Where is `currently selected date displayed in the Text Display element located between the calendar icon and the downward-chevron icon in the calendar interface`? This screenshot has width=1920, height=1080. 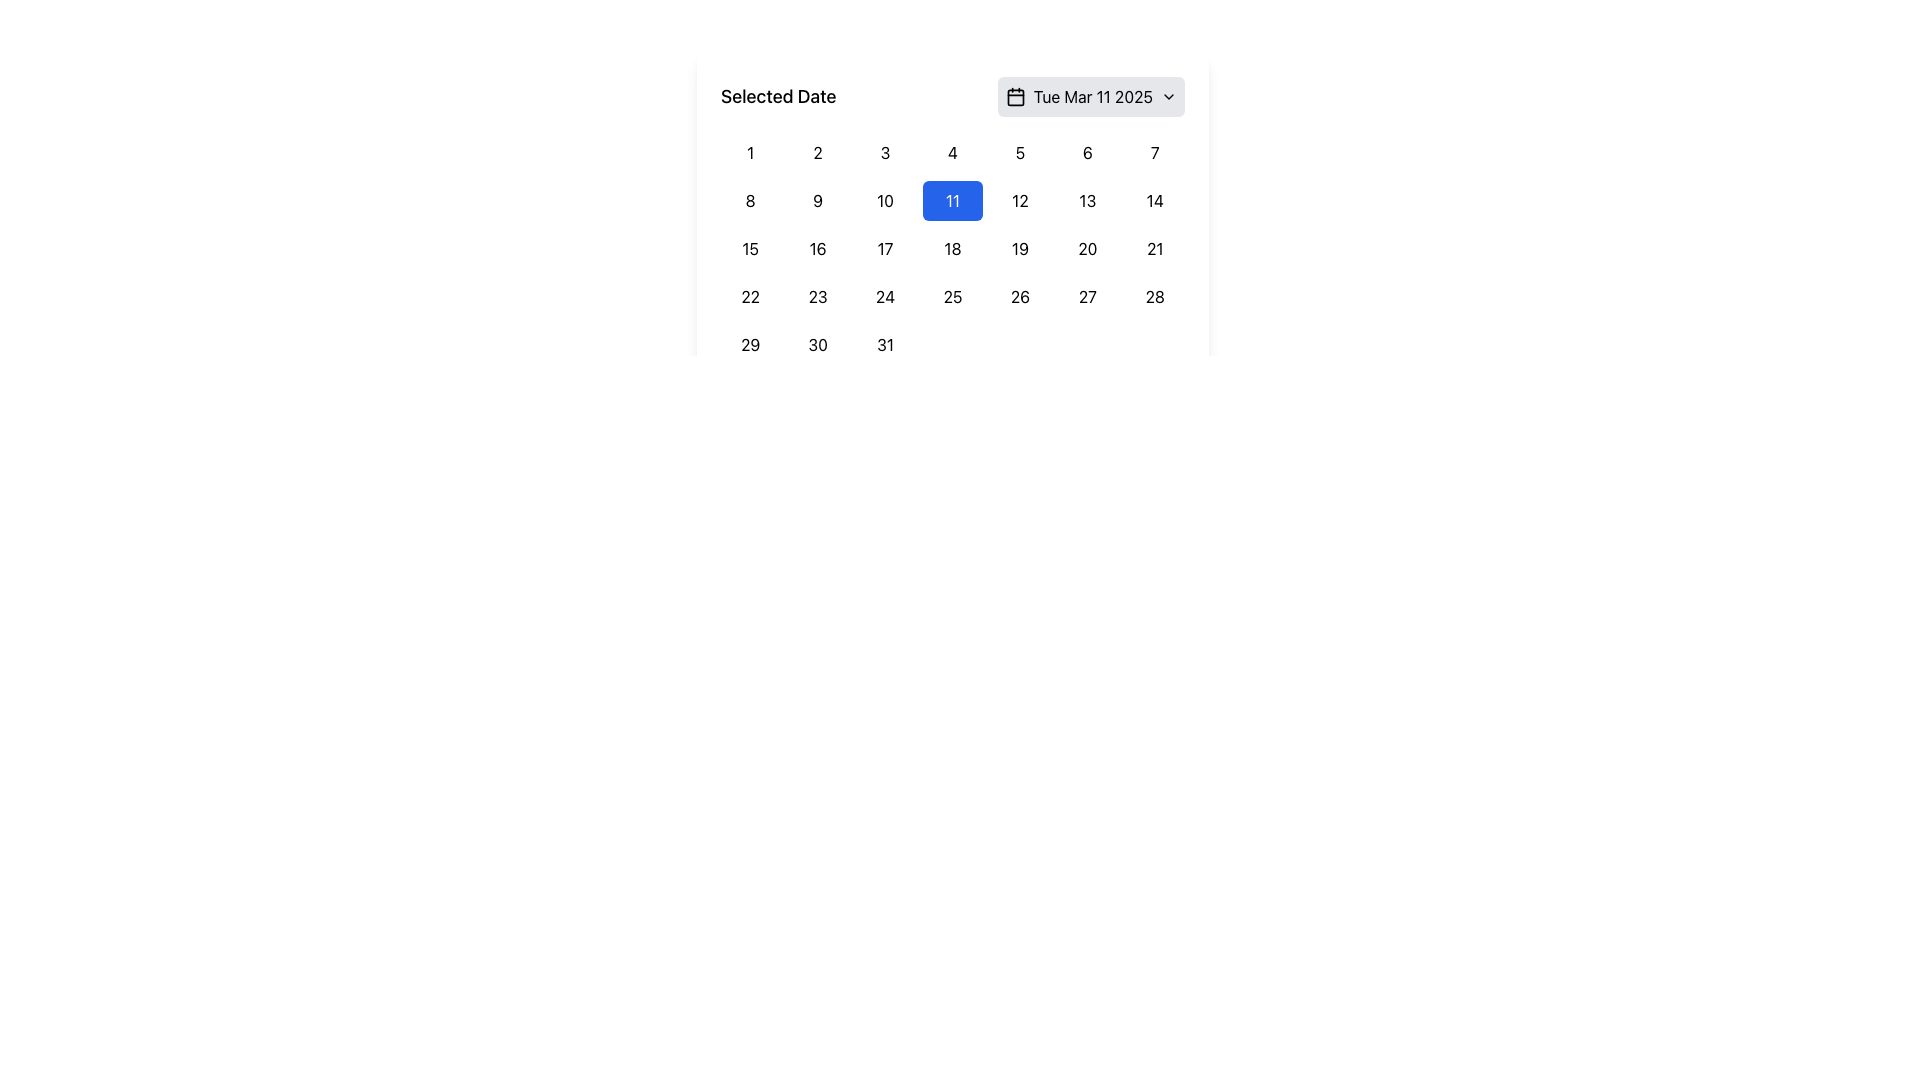
currently selected date displayed in the Text Display element located between the calendar icon and the downward-chevron icon in the calendar interface is located at coordinates (1092, 96).